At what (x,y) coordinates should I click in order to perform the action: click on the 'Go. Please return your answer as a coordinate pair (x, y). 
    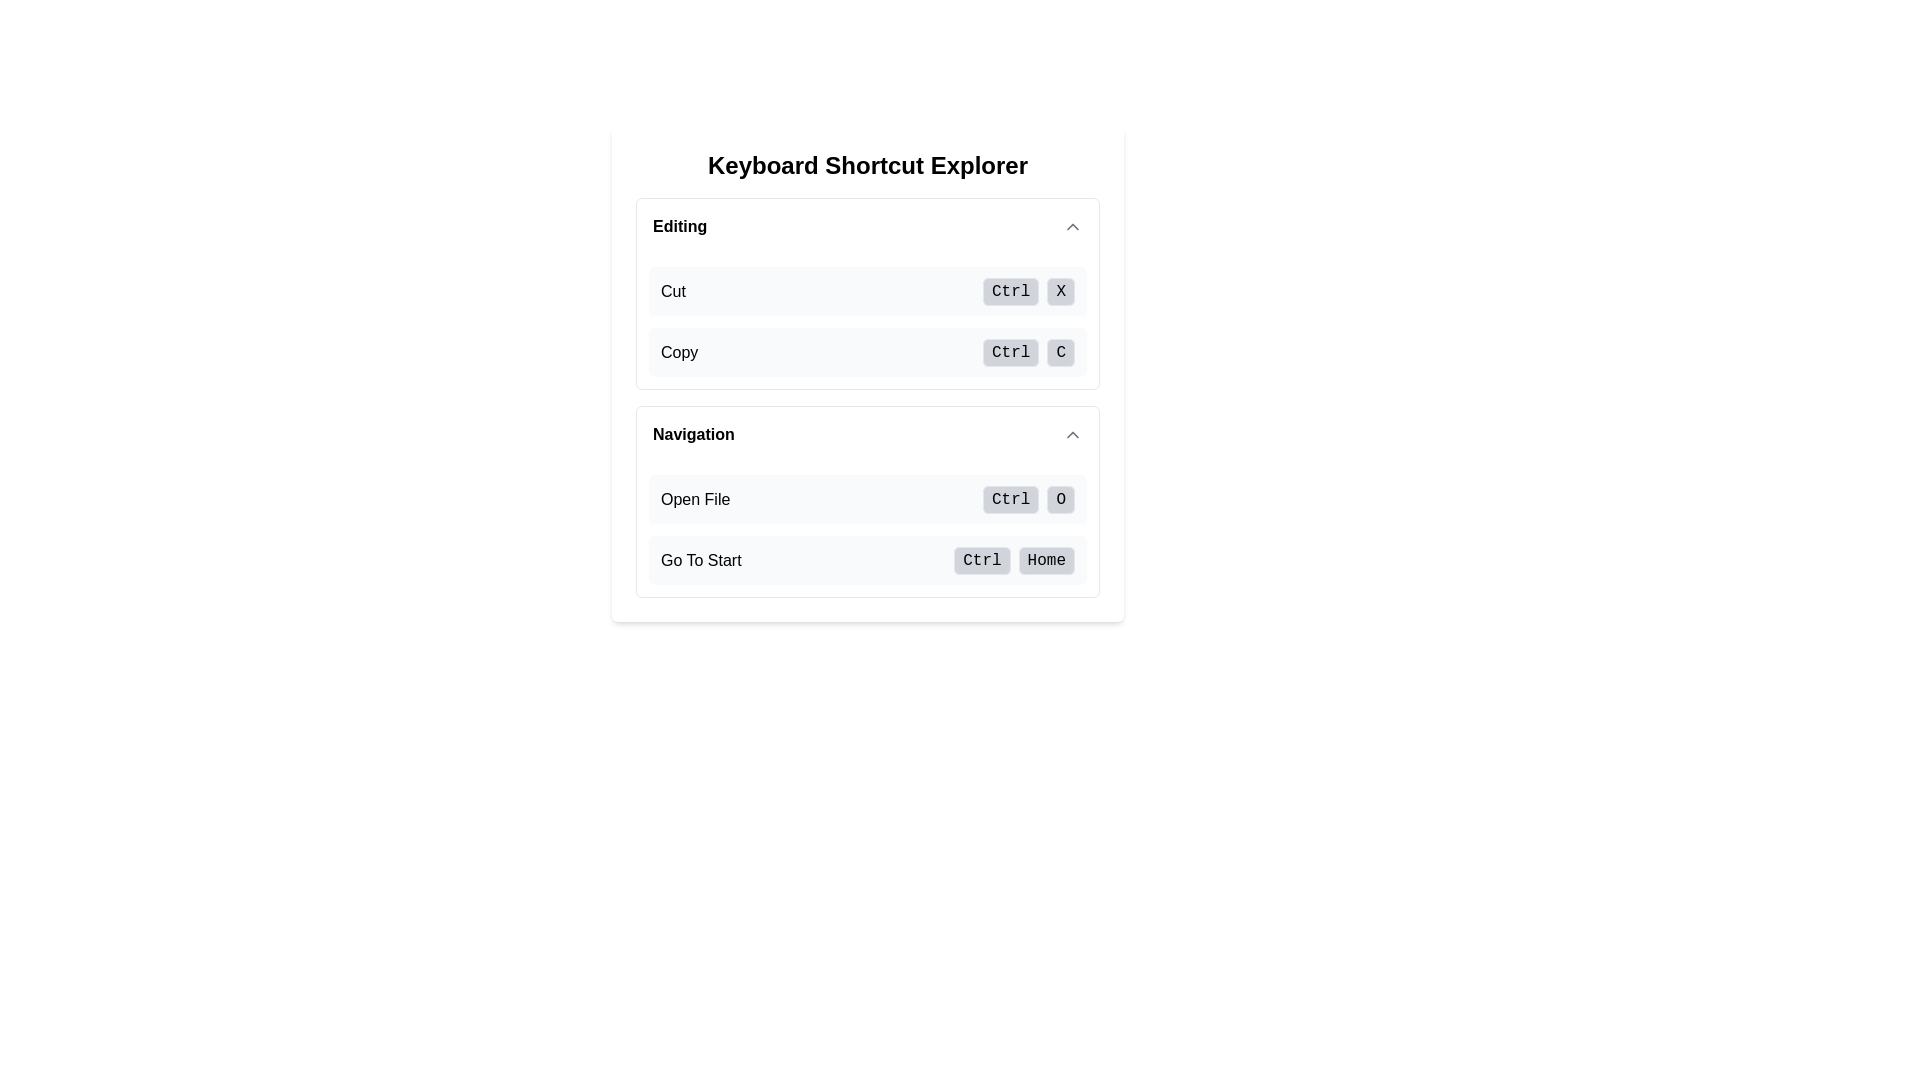
    Looking at the image, I should click on (1014, 560).